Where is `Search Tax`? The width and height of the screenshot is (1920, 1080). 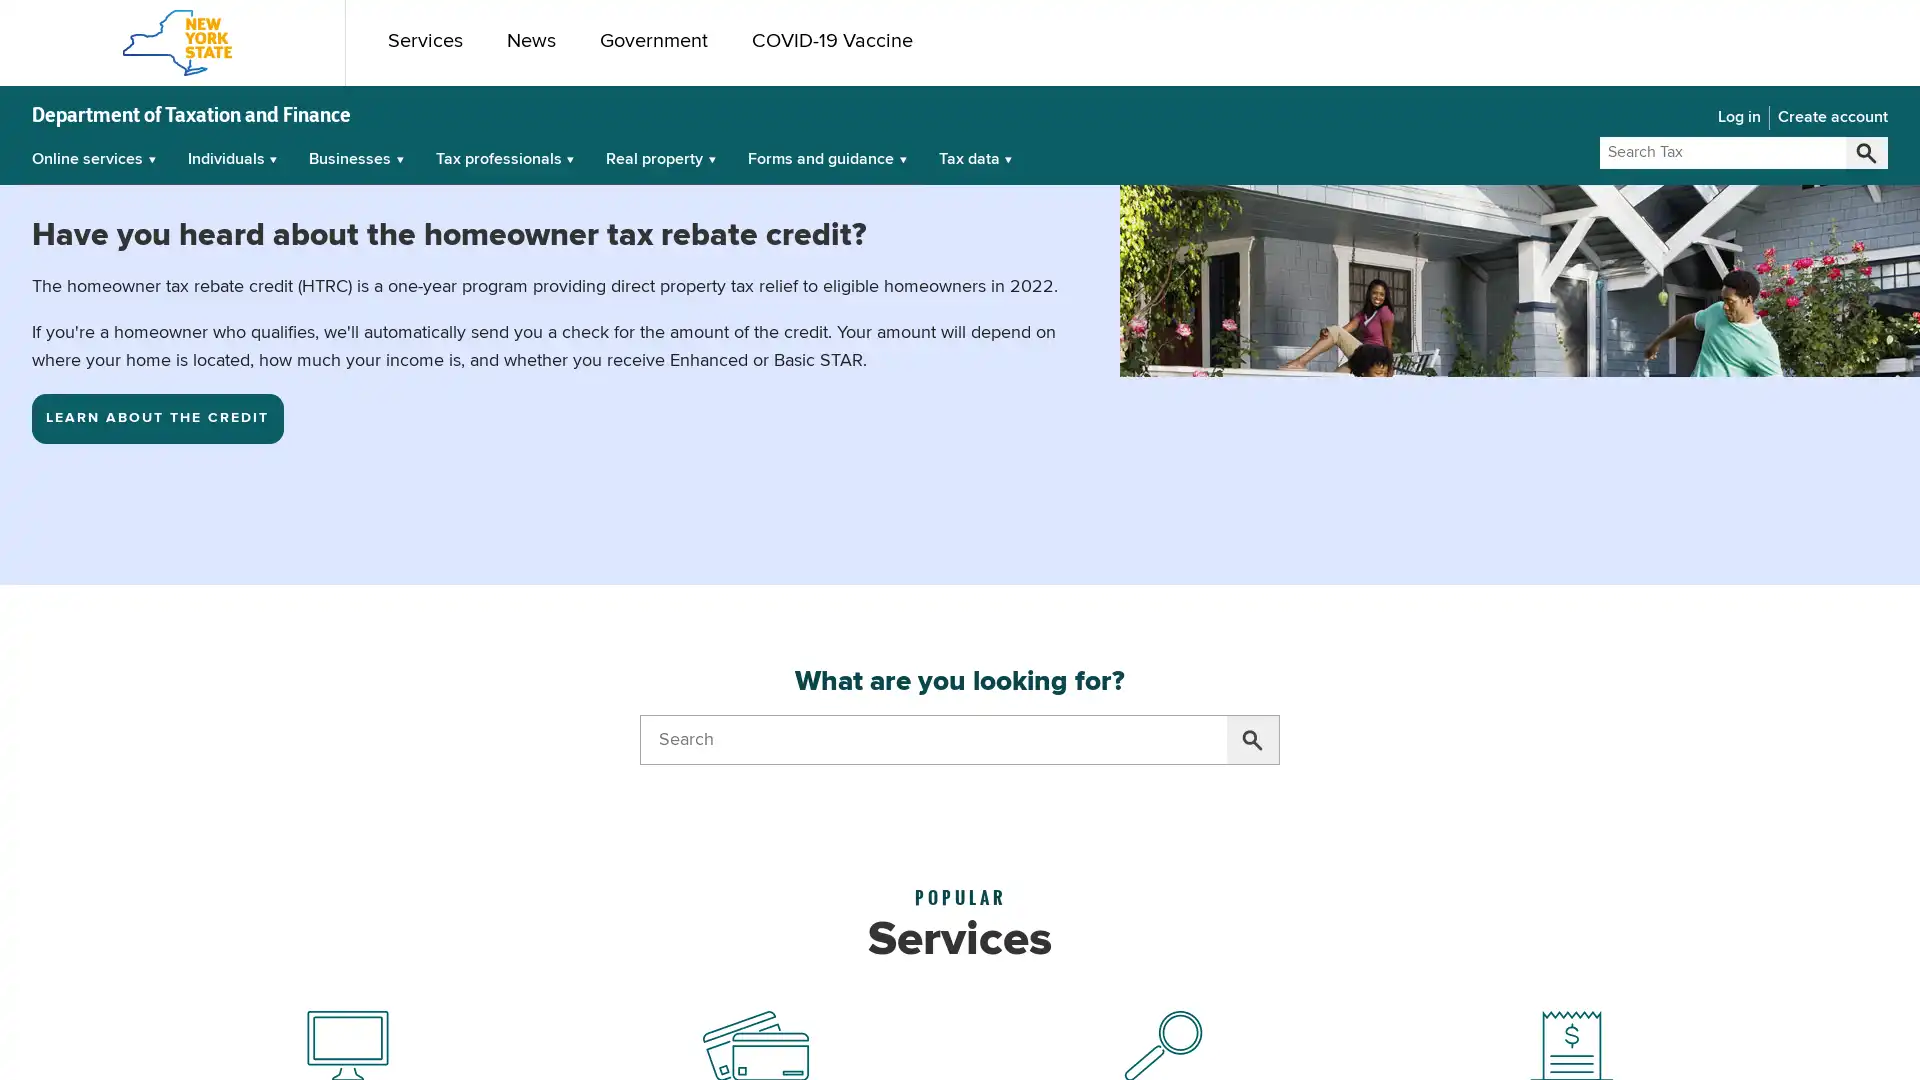 Search Tax is located at coordinates (1865, 152).